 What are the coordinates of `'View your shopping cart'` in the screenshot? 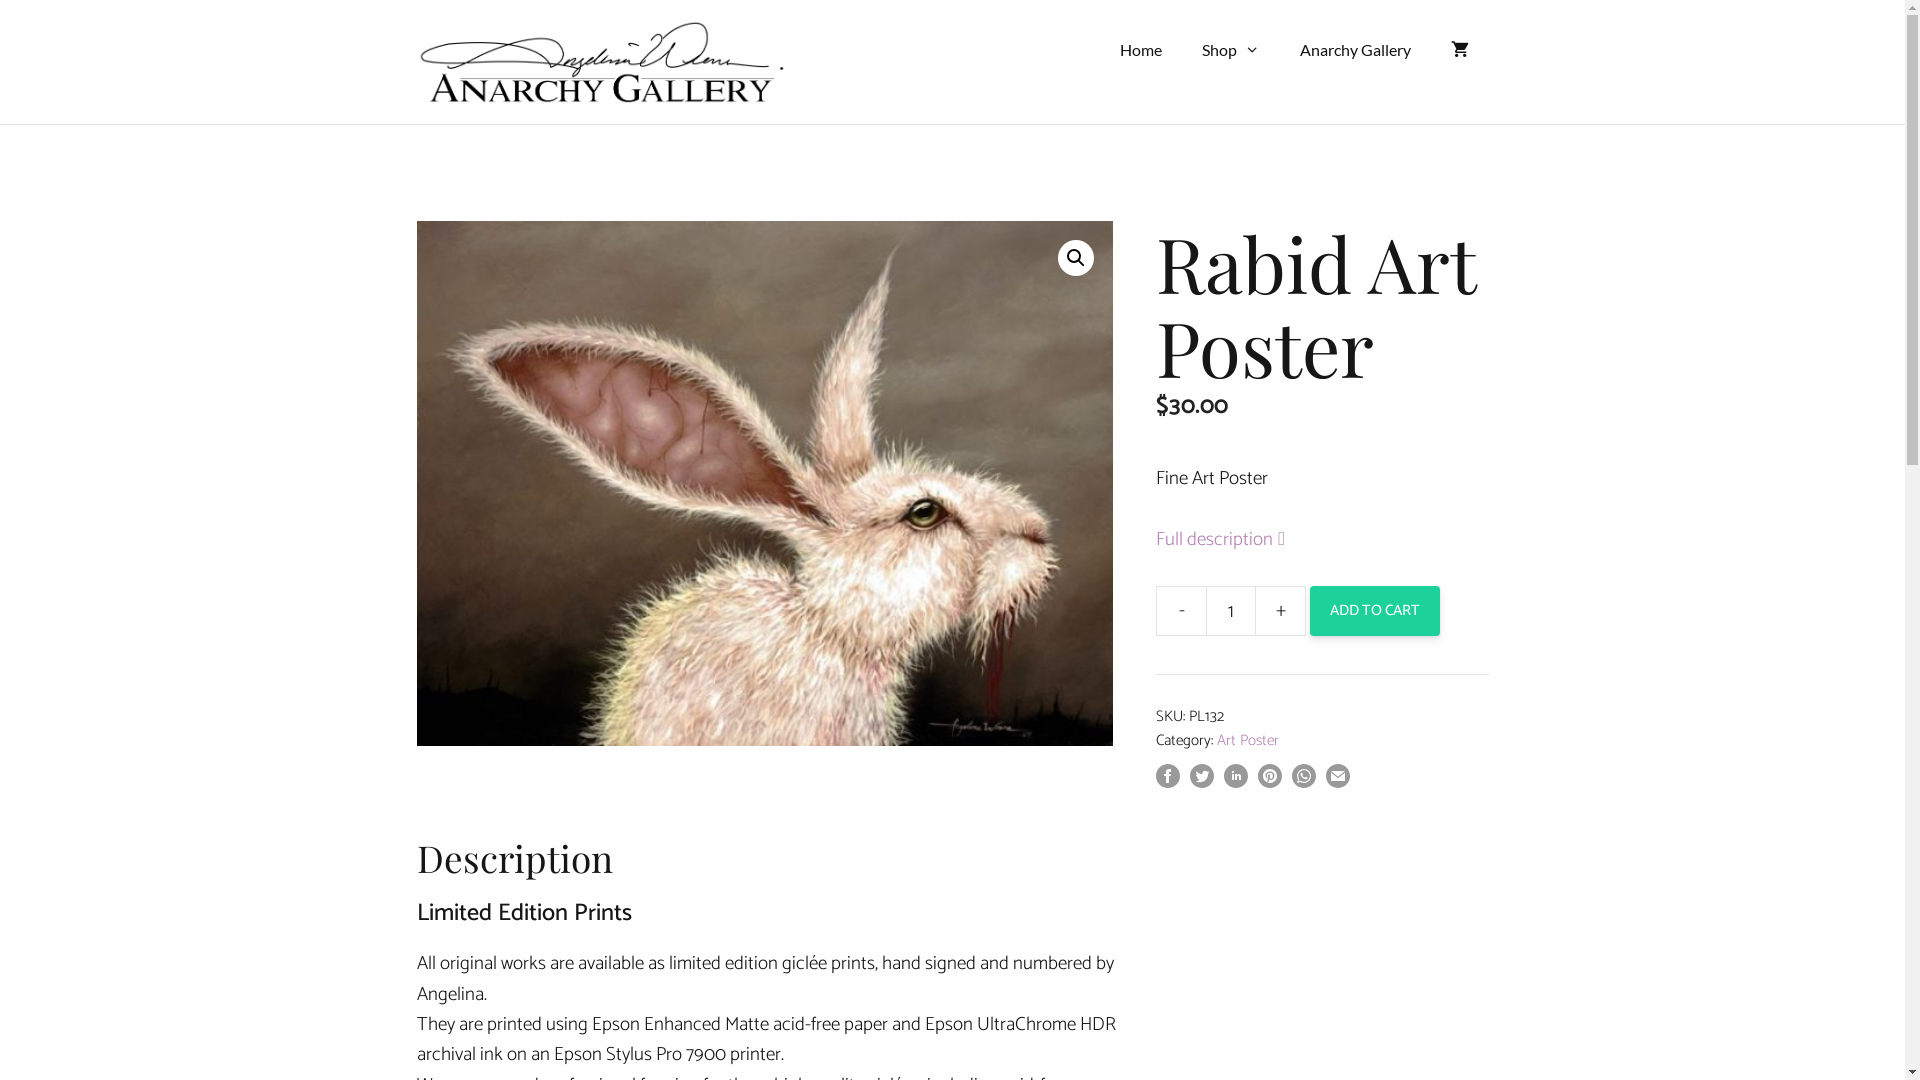 It's located at (1459, 49).